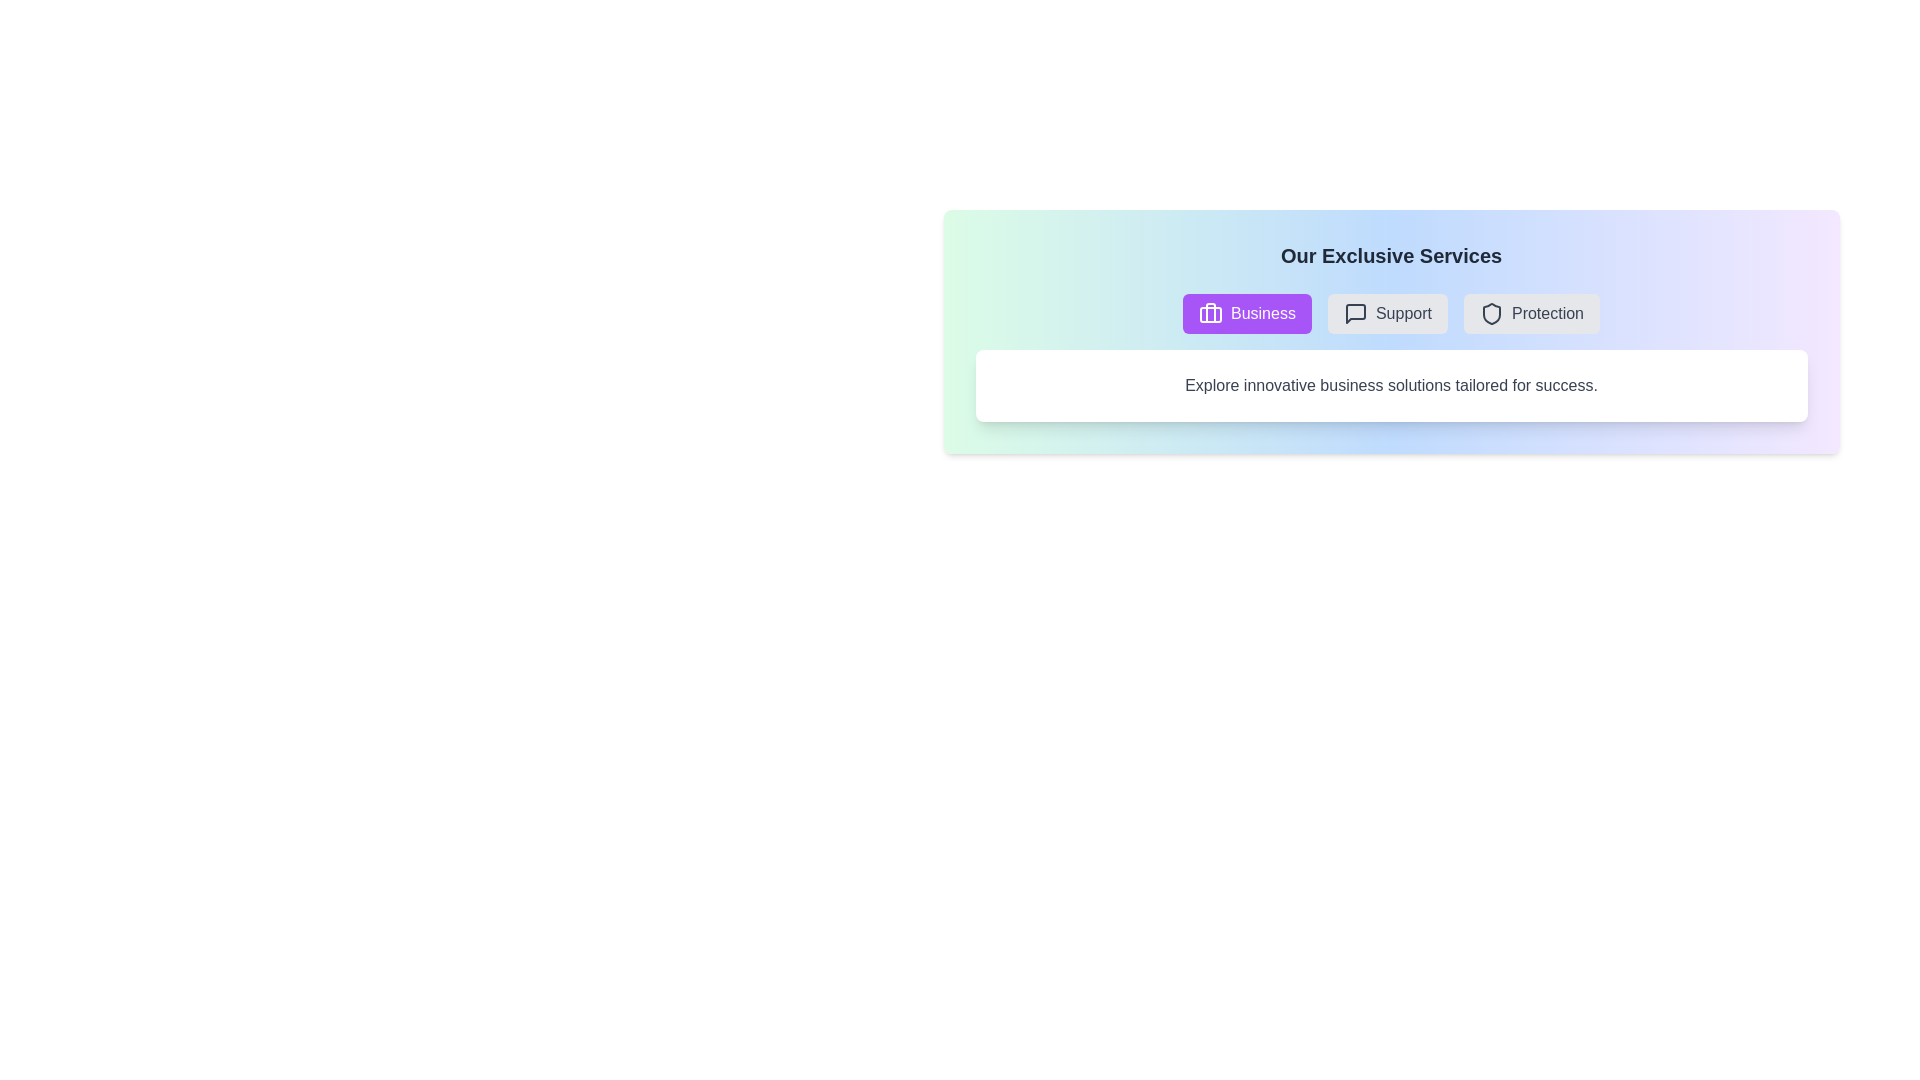 The image size is (1920, 1080). I want to click on the icon associated with the Business tab, so click(1209, 313).